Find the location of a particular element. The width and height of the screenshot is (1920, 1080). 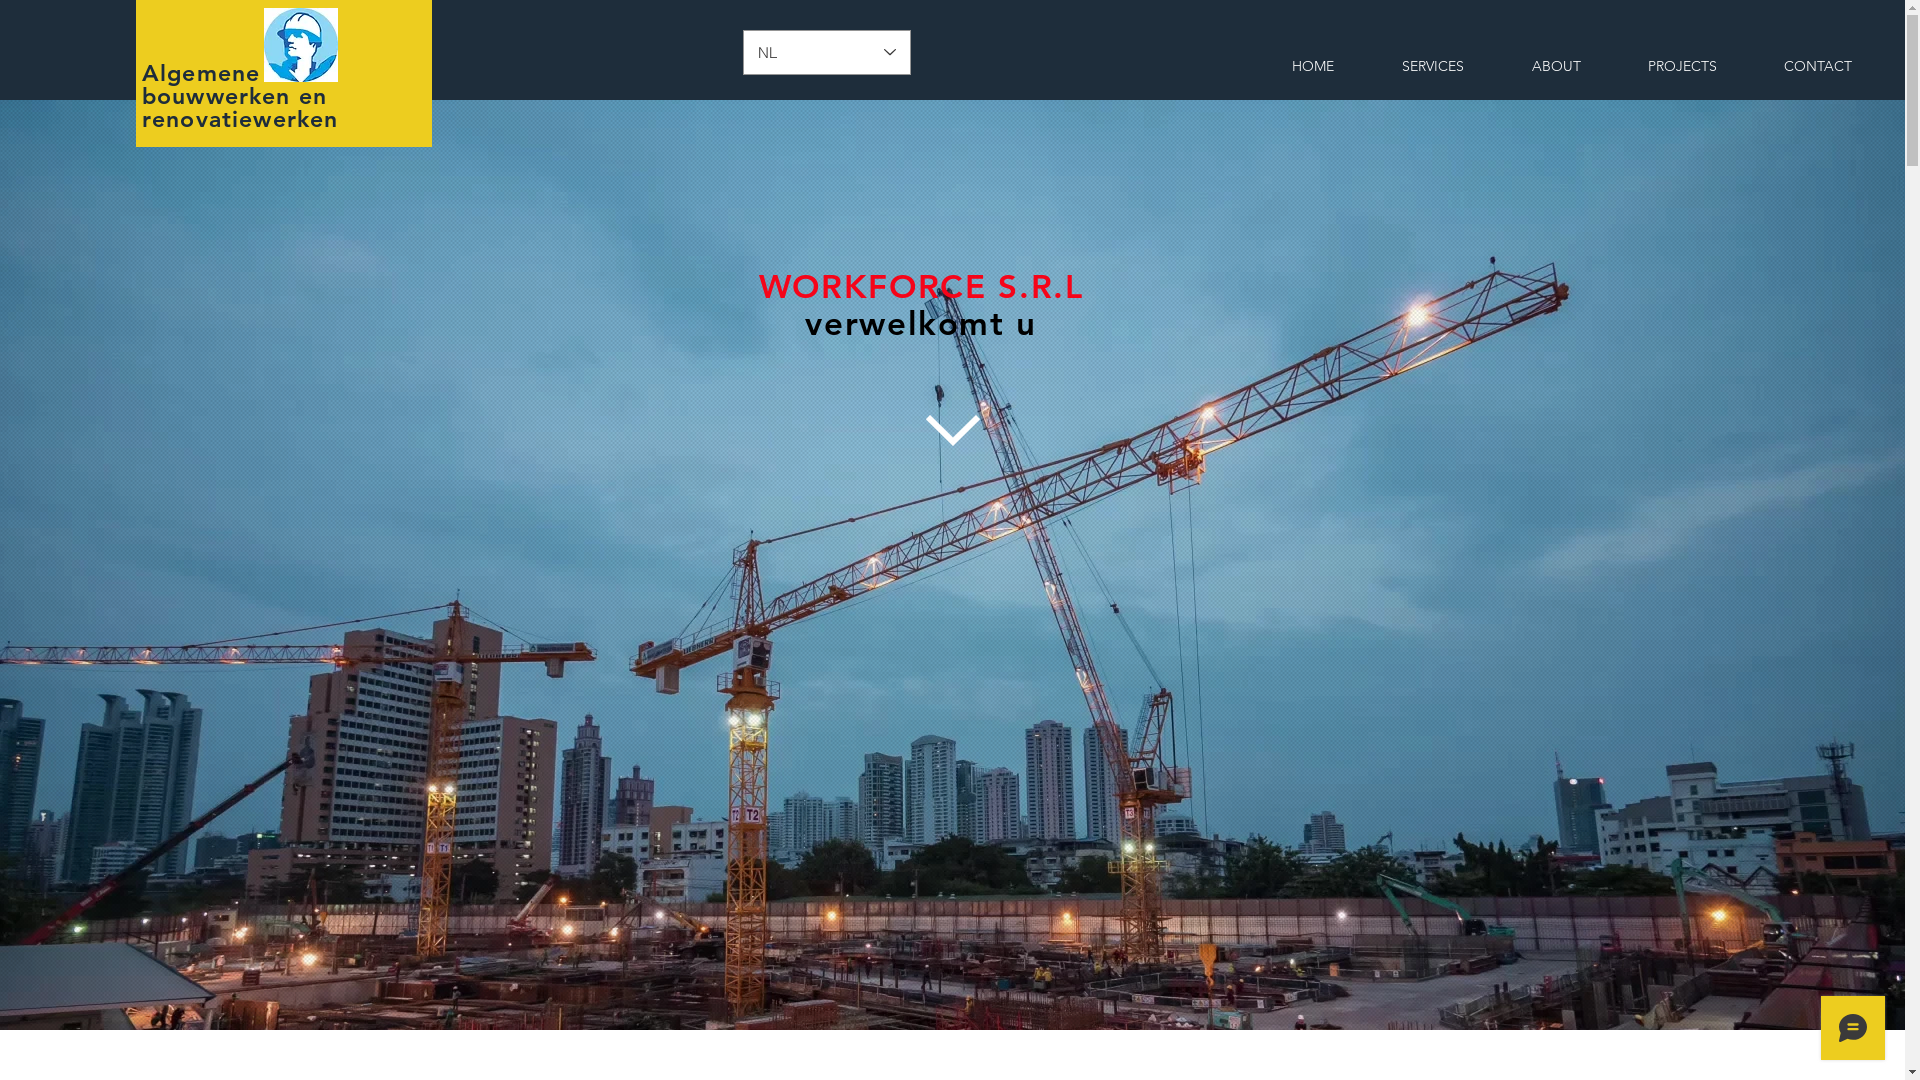

'PROJECTS' is located at coordinates (1680, 65).